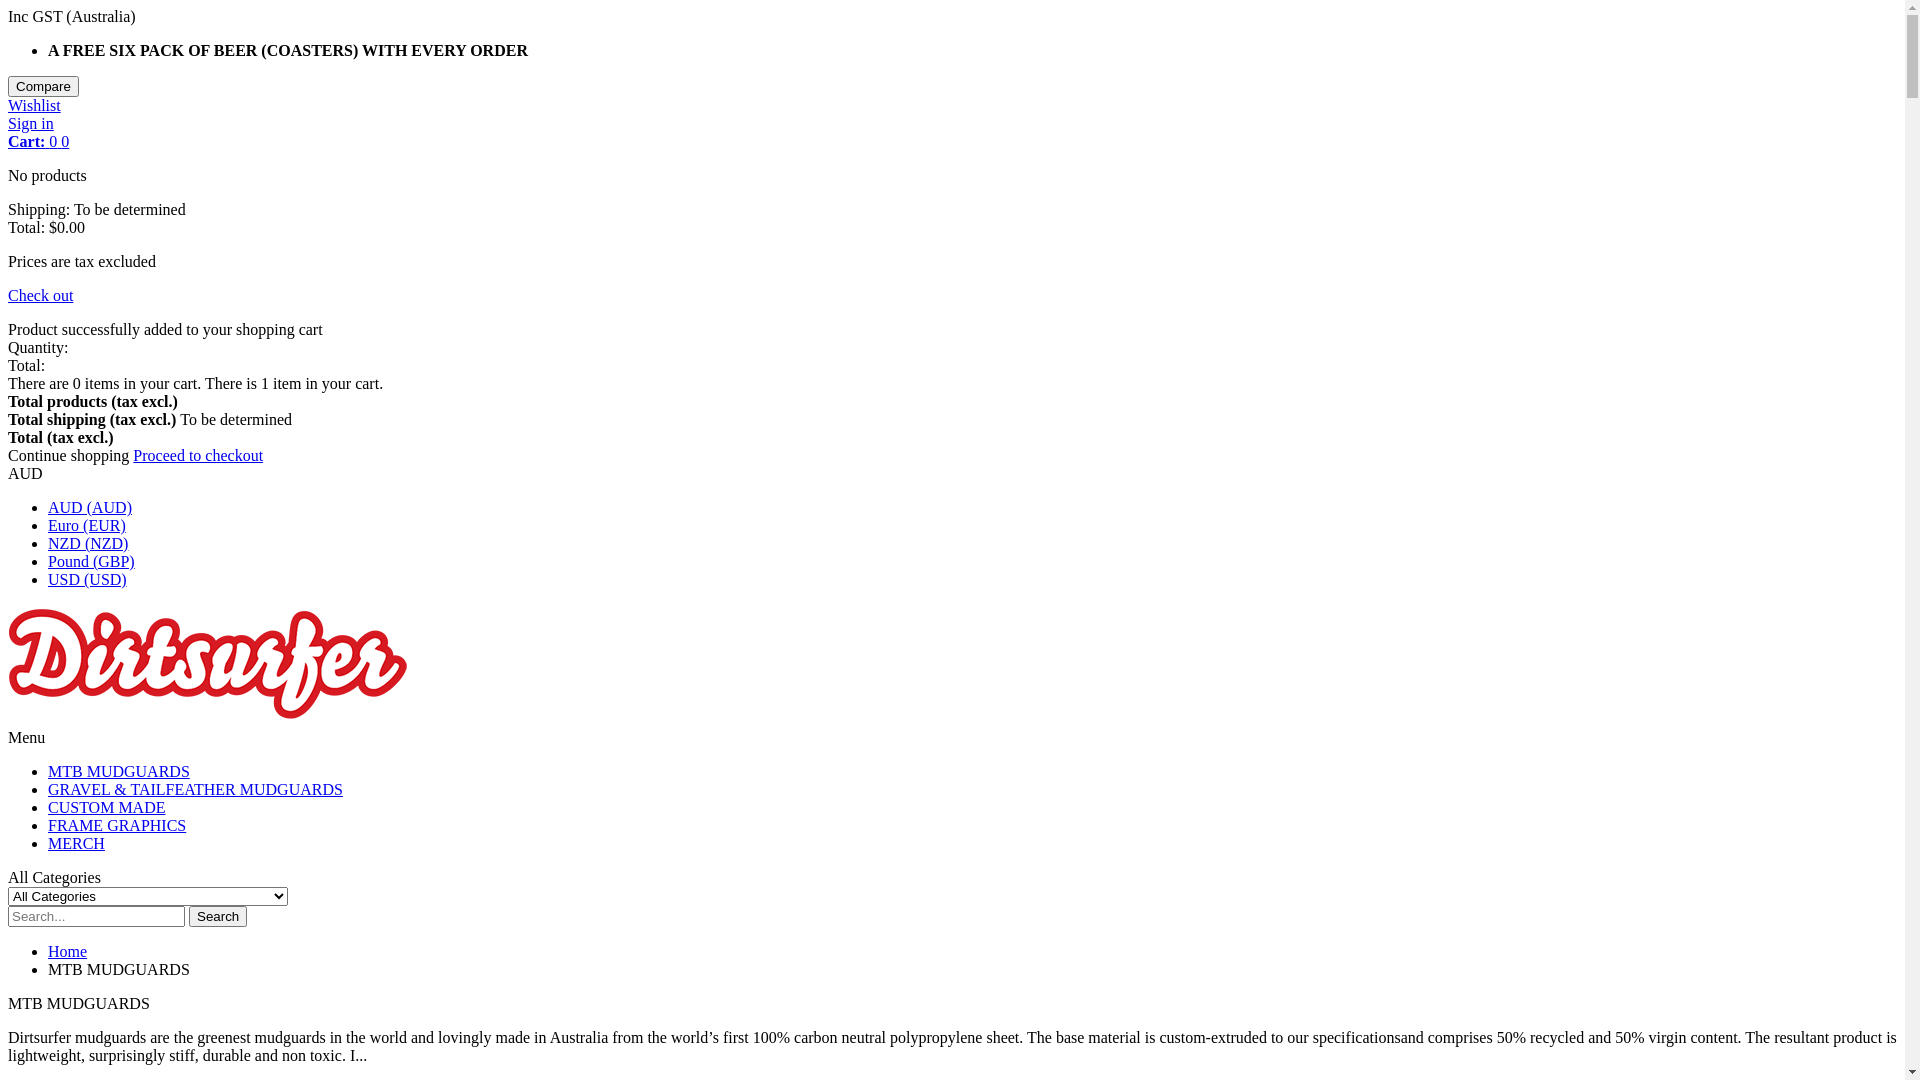  I want to click on 'CUSTOM MADE', so click(105, 806).